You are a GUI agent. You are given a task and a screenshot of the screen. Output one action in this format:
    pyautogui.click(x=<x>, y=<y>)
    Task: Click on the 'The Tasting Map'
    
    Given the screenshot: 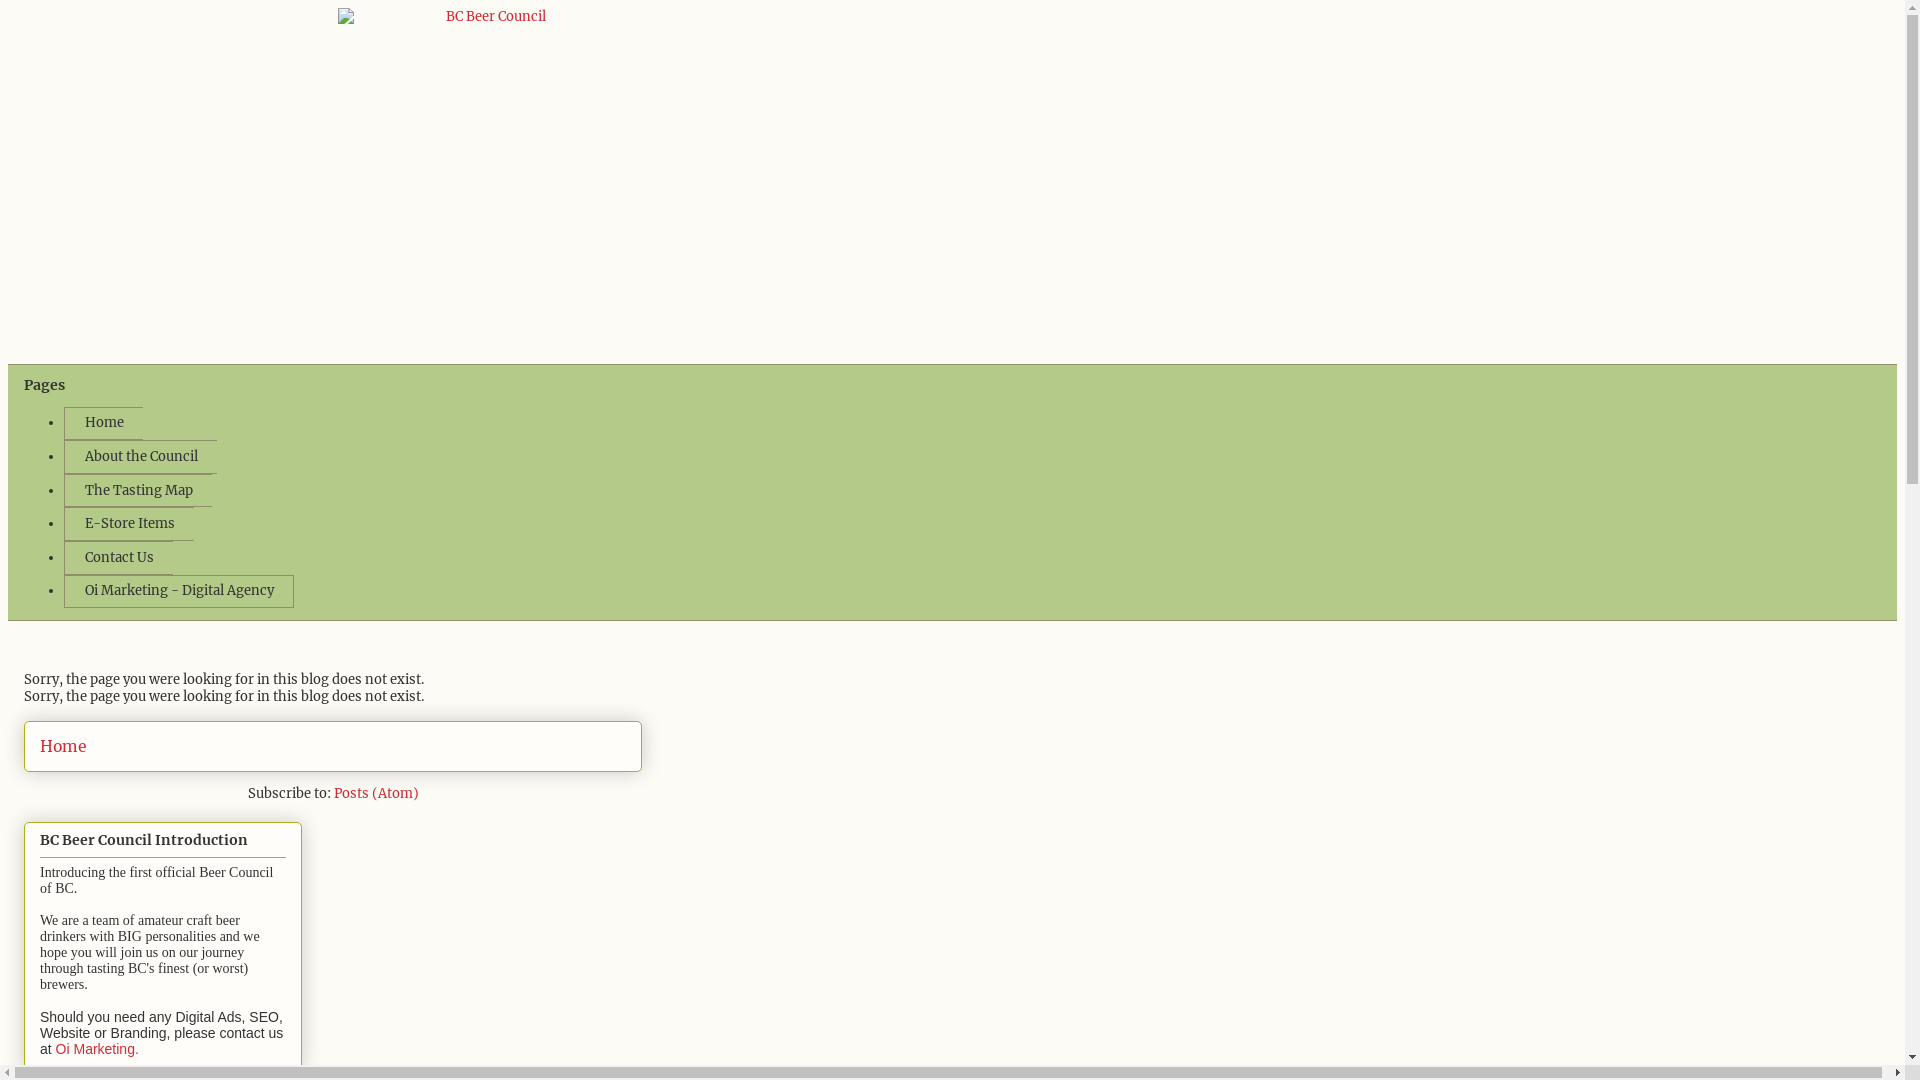 What is the action you would take?
    pyautogui.click(x=137, y=490)
    